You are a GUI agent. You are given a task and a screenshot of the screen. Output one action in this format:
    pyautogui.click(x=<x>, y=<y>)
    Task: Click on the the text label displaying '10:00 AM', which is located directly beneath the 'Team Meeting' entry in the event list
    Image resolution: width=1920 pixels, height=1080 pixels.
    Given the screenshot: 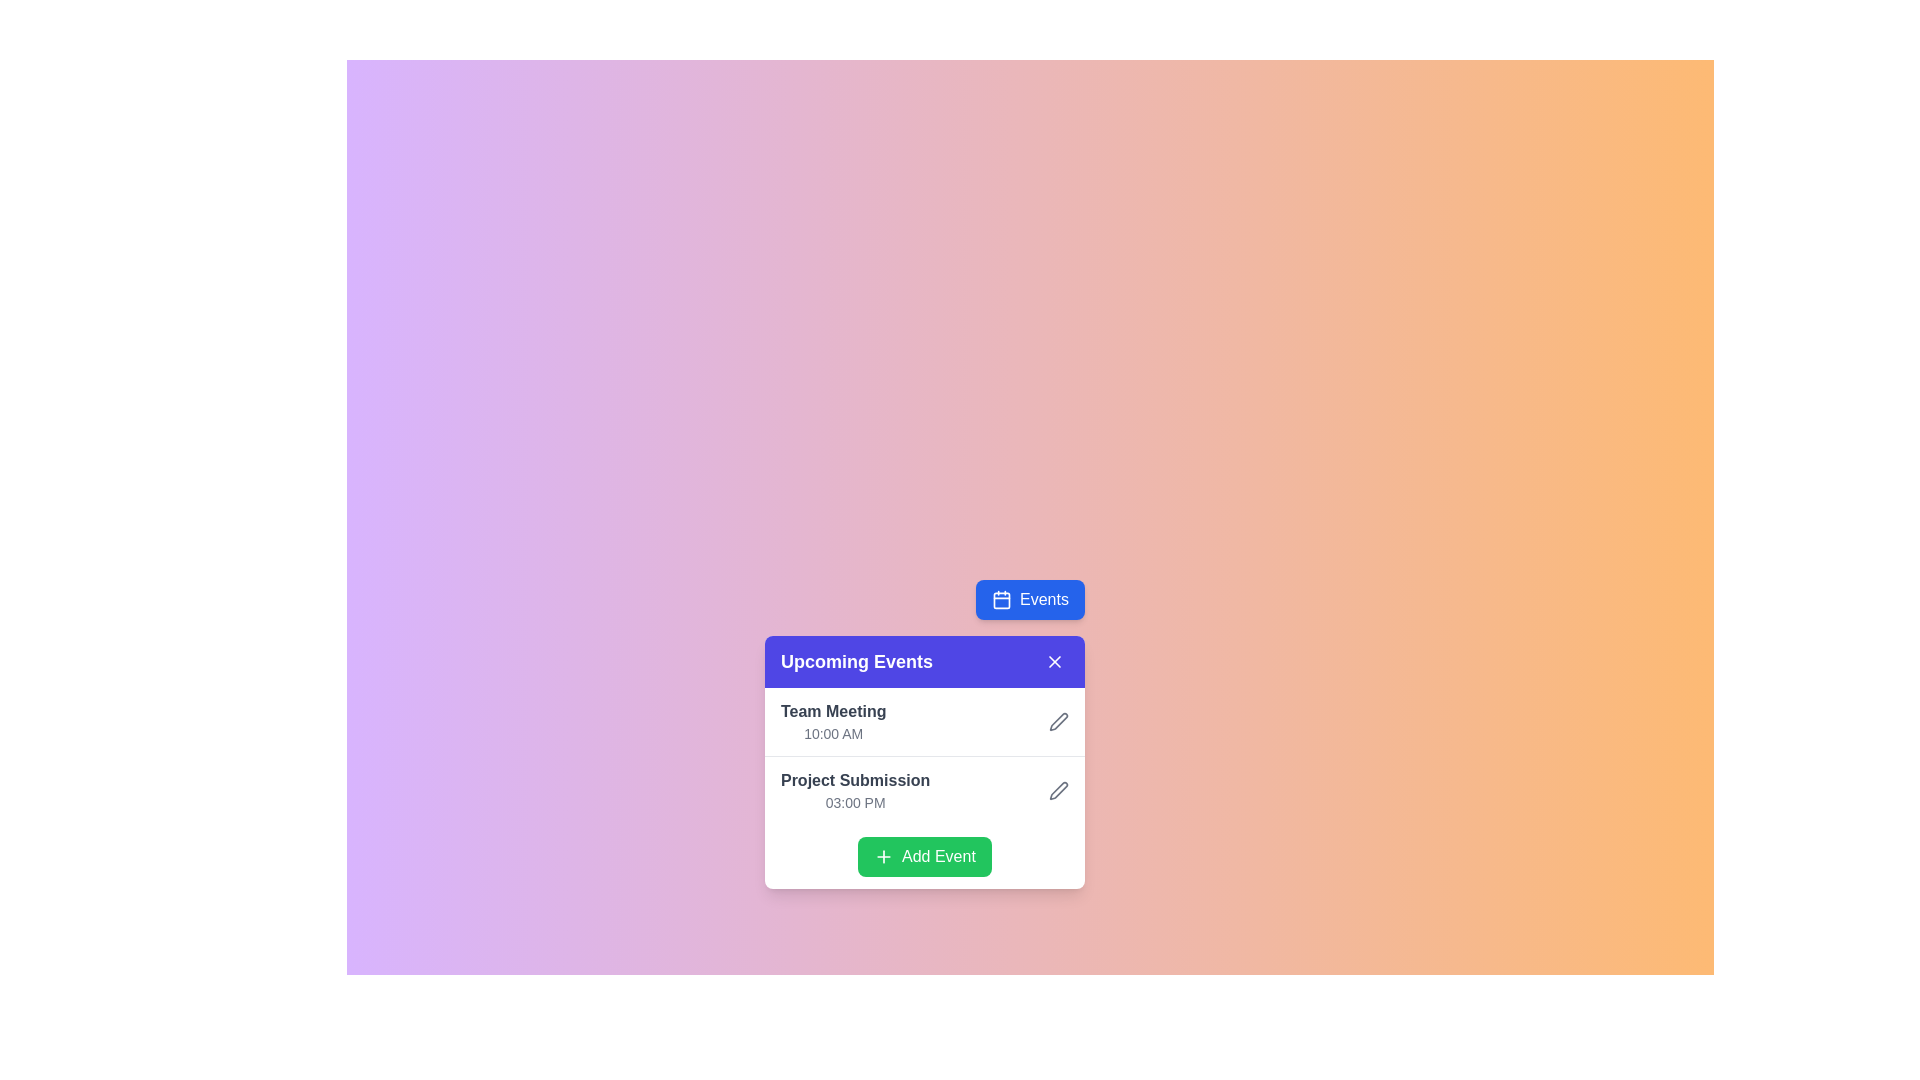 What is the action you would take?
    pyautogui.click(x=833, y=733)
    